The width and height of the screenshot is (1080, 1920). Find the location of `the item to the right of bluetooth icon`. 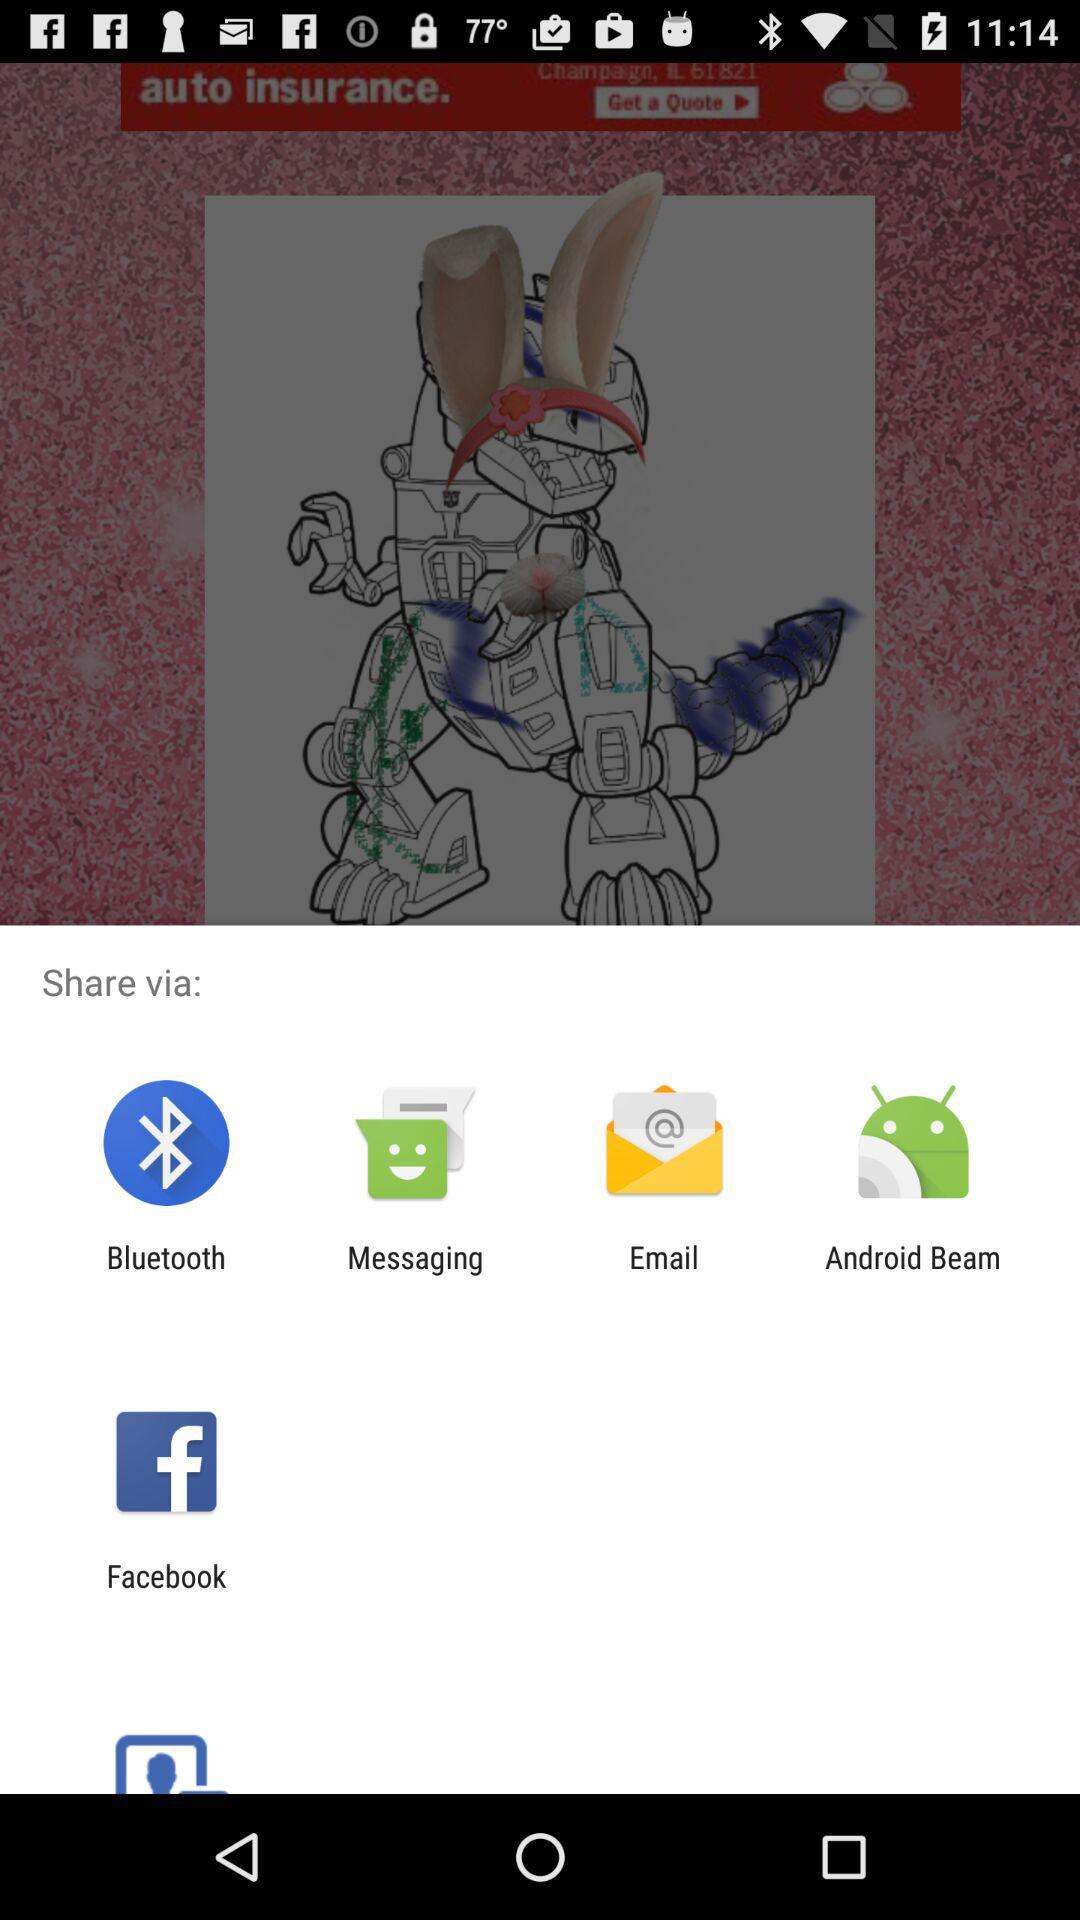

the item to the right of bluetooth icon is located at coordinates (414, 1274).